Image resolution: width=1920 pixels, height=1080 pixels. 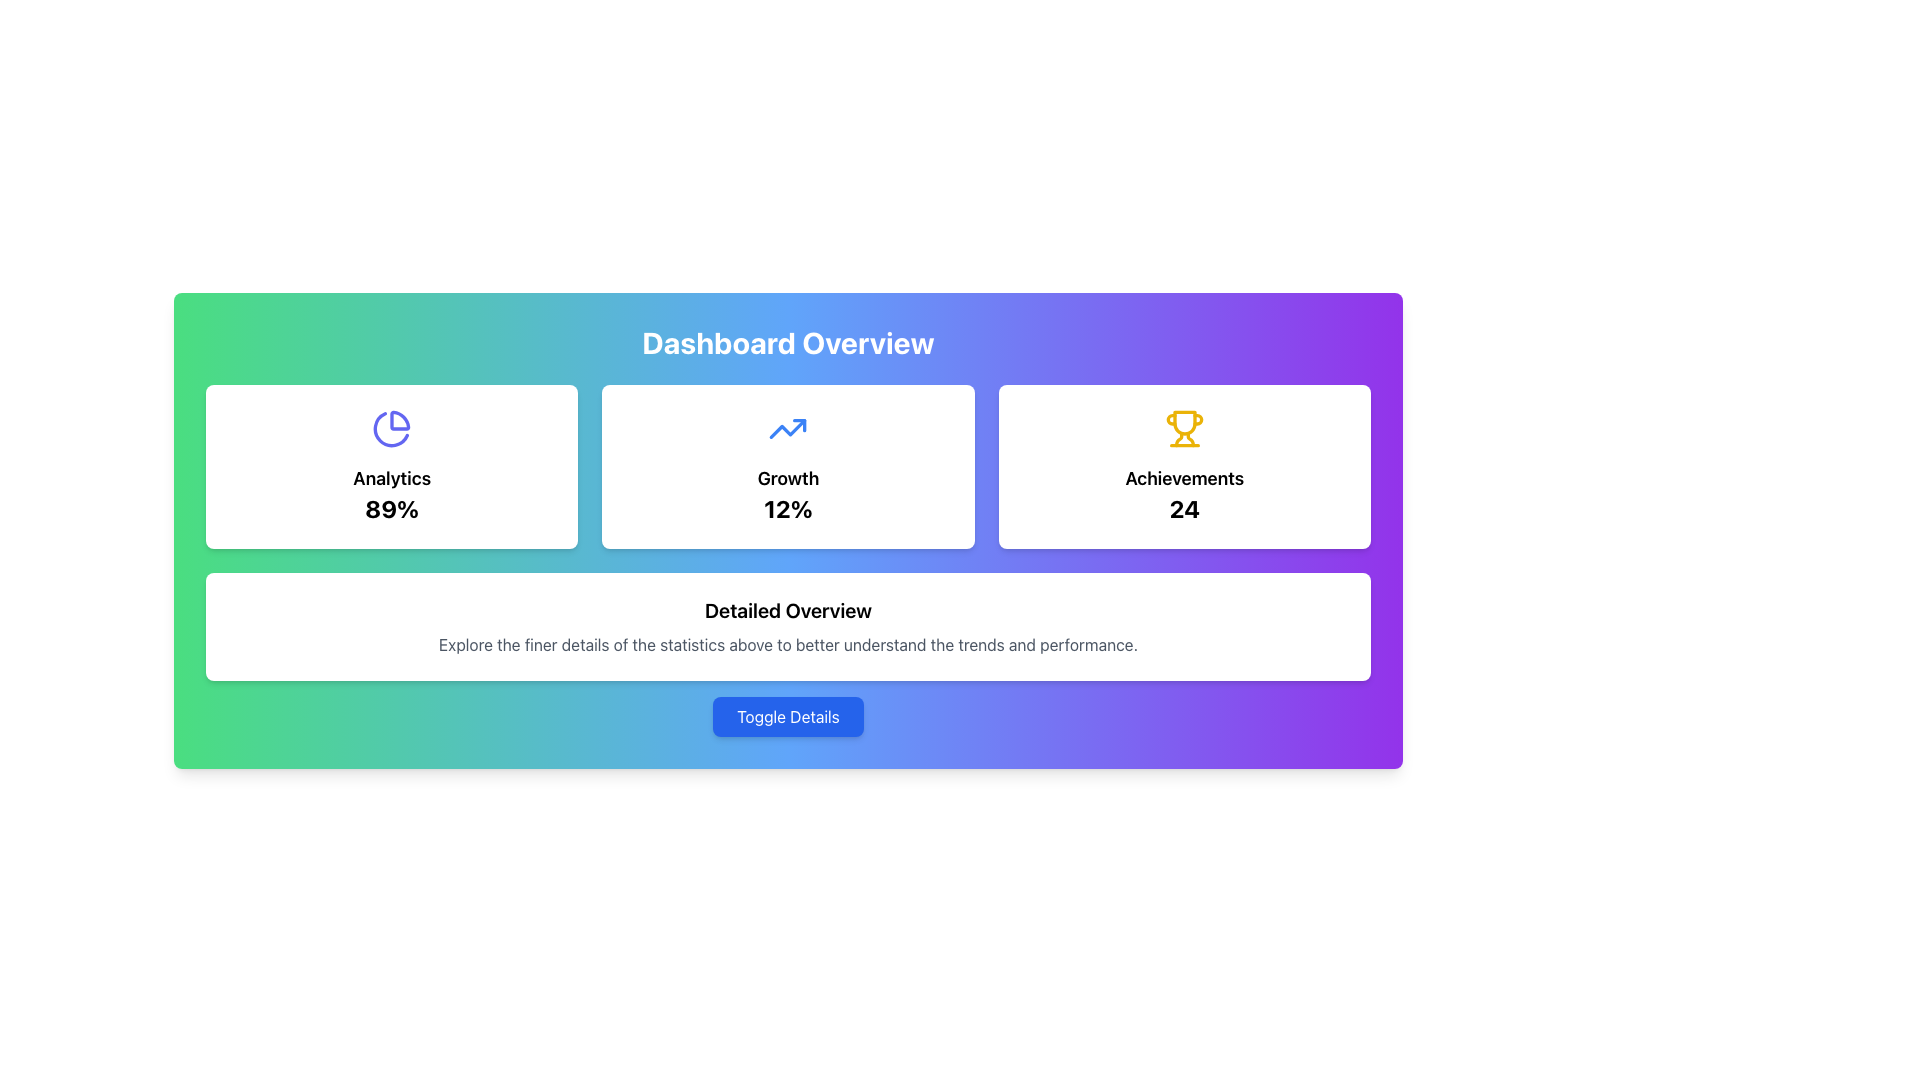 I want to click on the blue upward-sloping line chart icon with an arrow, located in the second card labeled 'Growth' with '12%' below it, so click(x=787, y=427).